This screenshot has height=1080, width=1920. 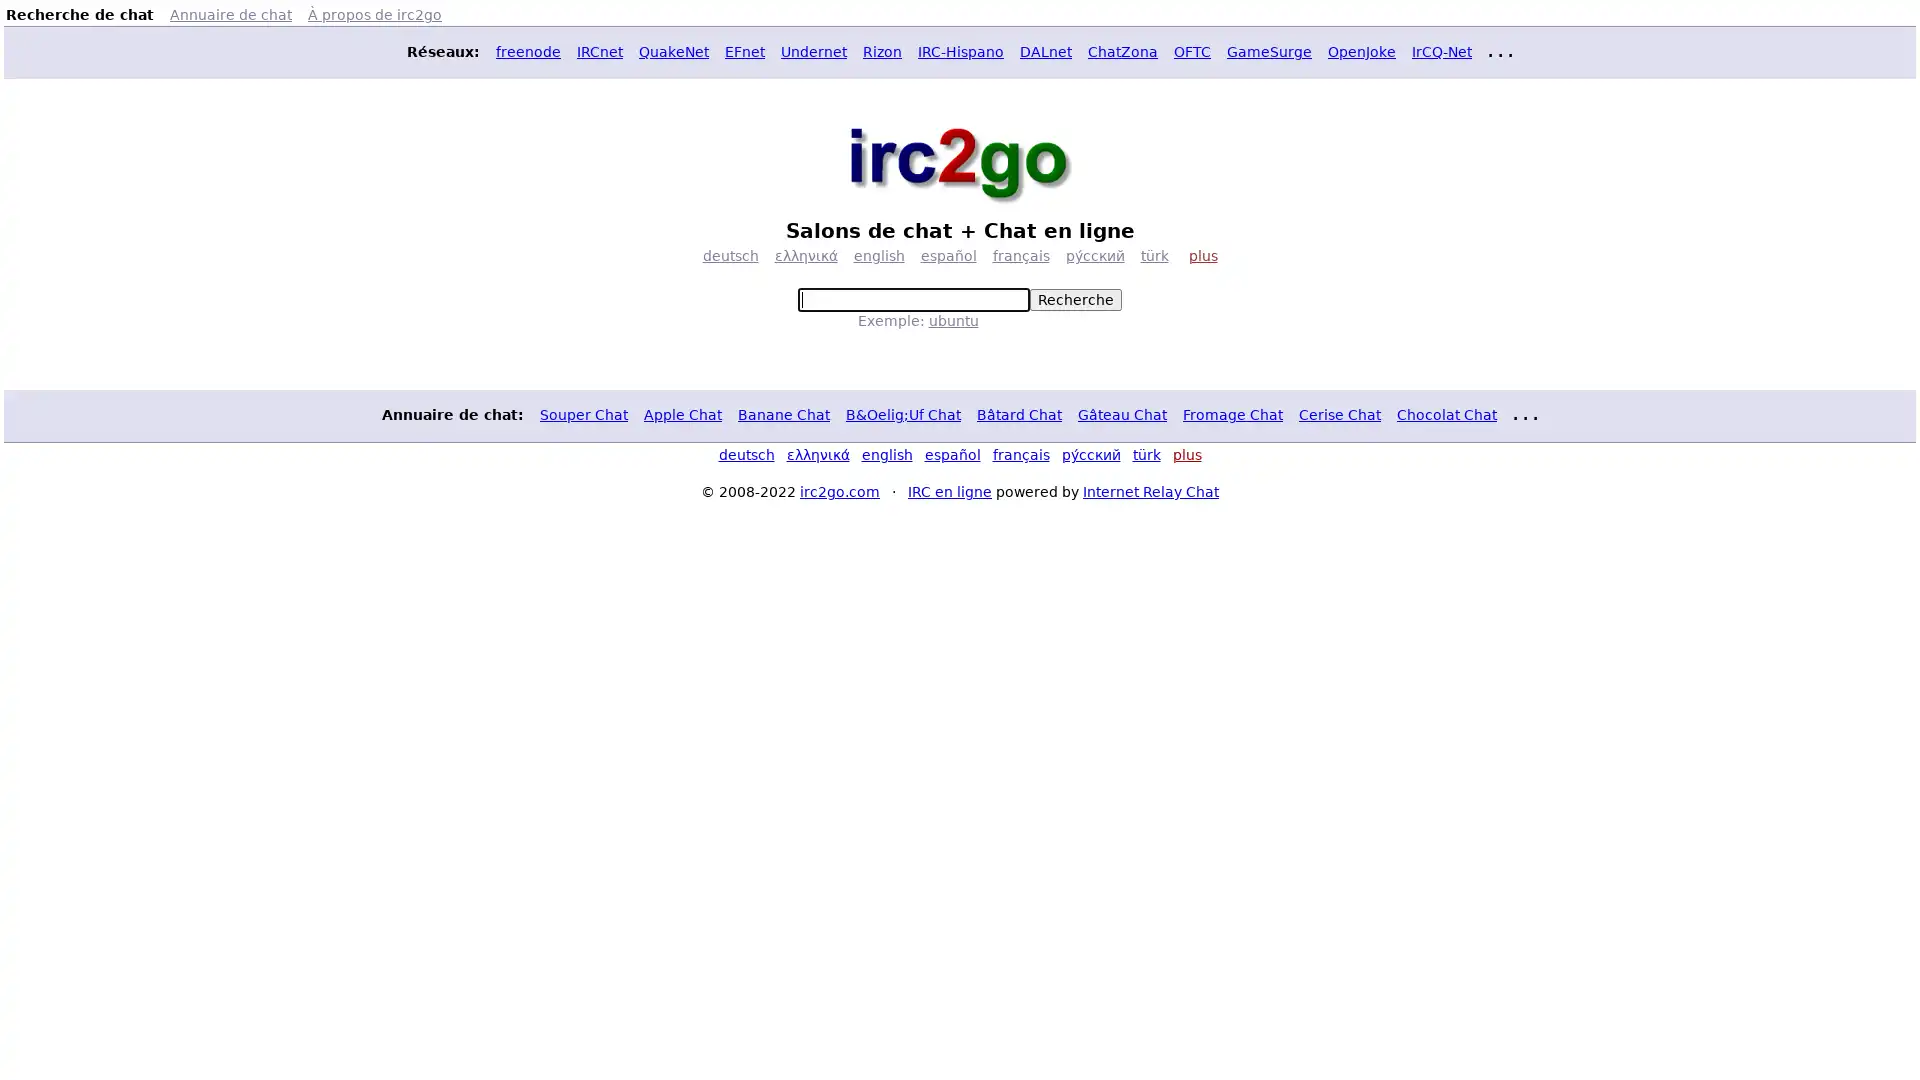 What do you see at coordinates (1074, 300) in the screenshot?
I see `Recherche` at bounding box center [1074, 300].